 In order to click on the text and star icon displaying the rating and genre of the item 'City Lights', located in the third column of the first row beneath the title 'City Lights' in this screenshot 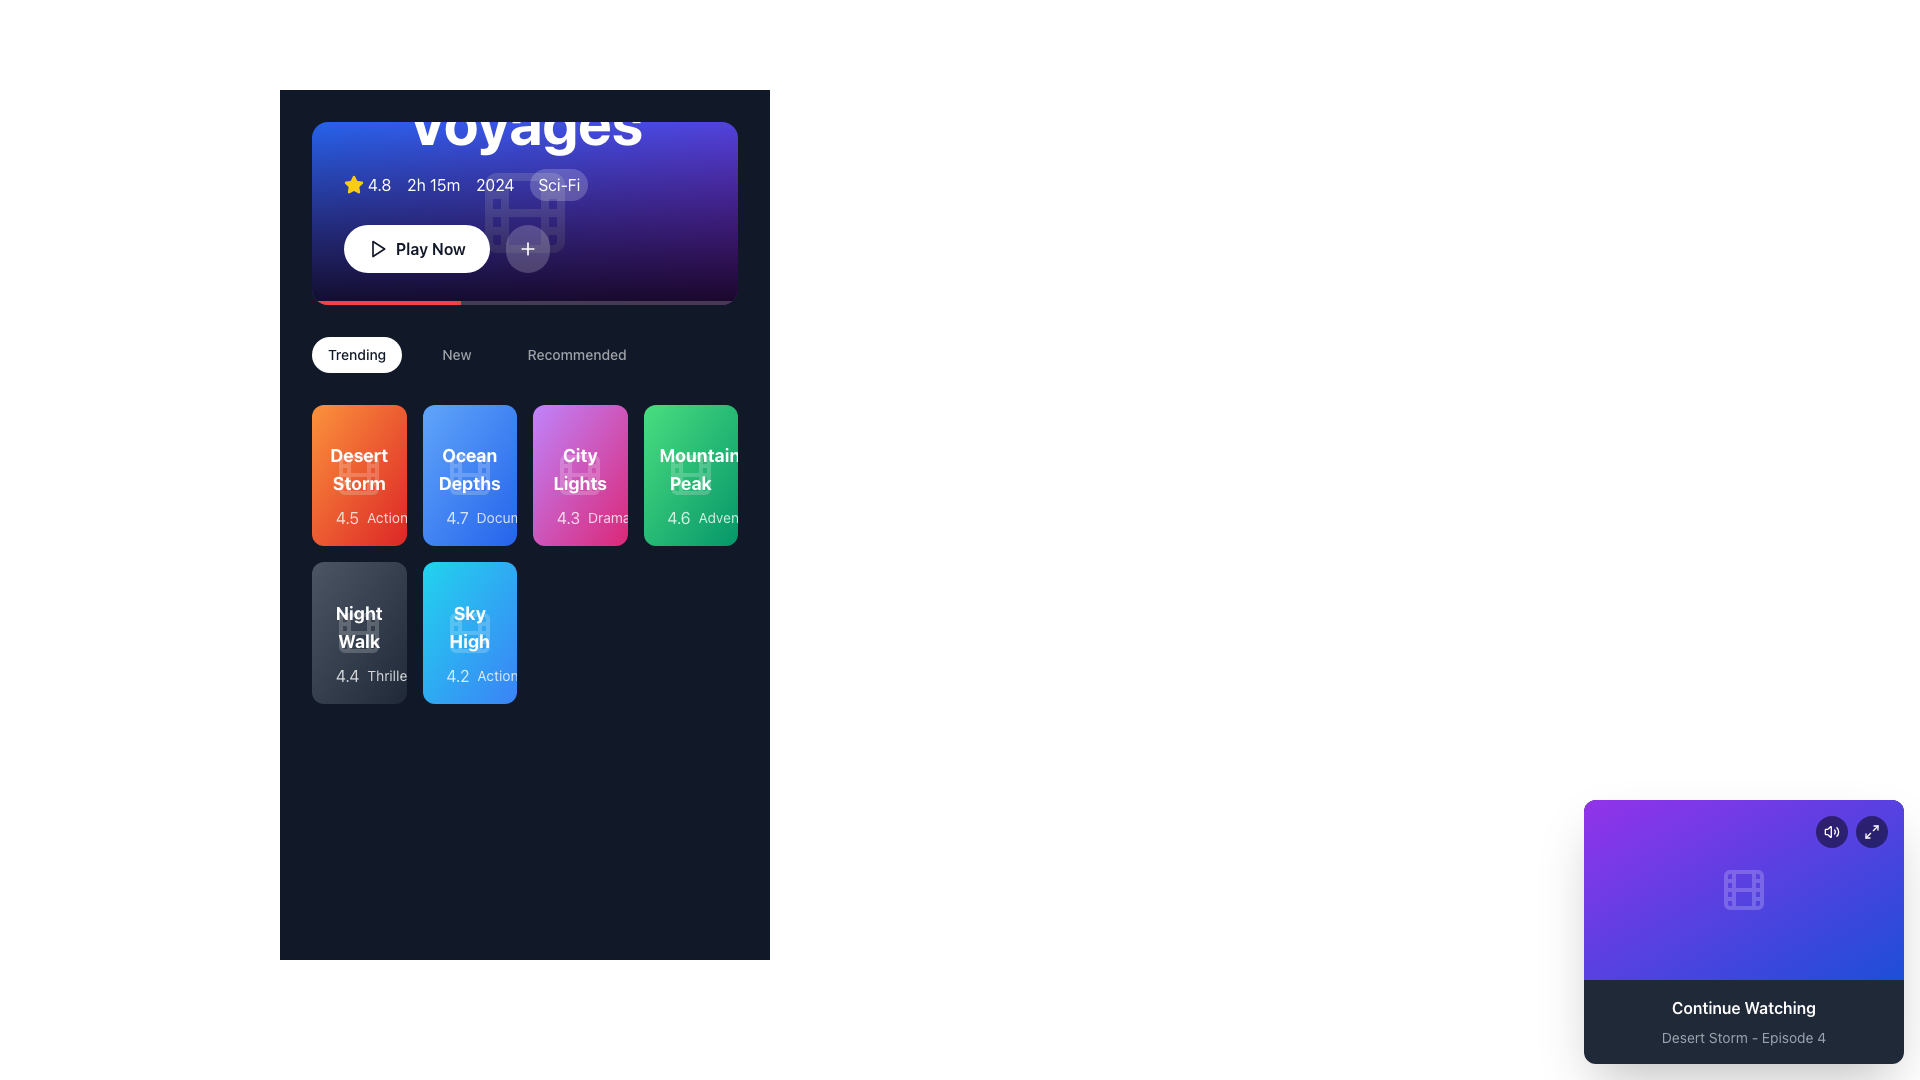, I will do `click(579, 517)`.